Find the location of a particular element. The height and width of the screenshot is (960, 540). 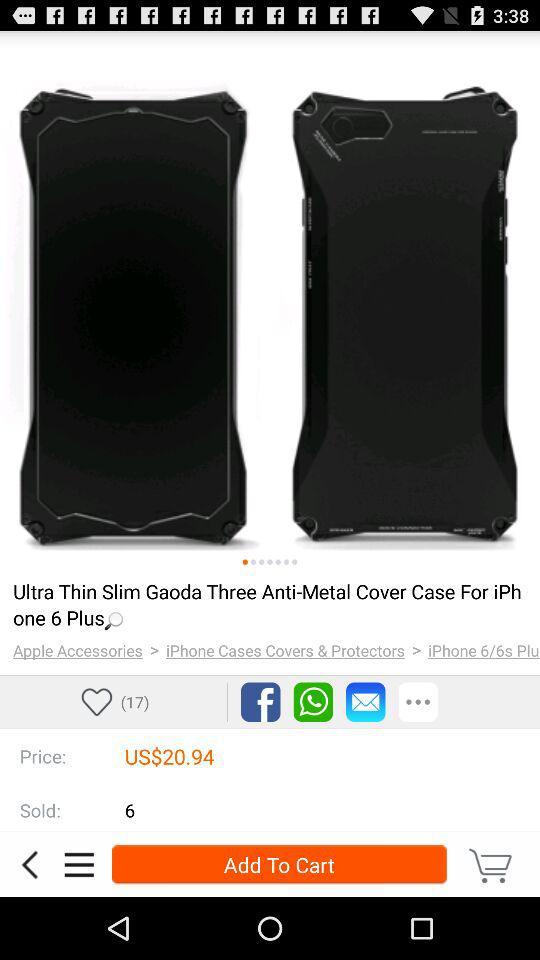

open the sidebar menu is located at coordinates (78, 863).